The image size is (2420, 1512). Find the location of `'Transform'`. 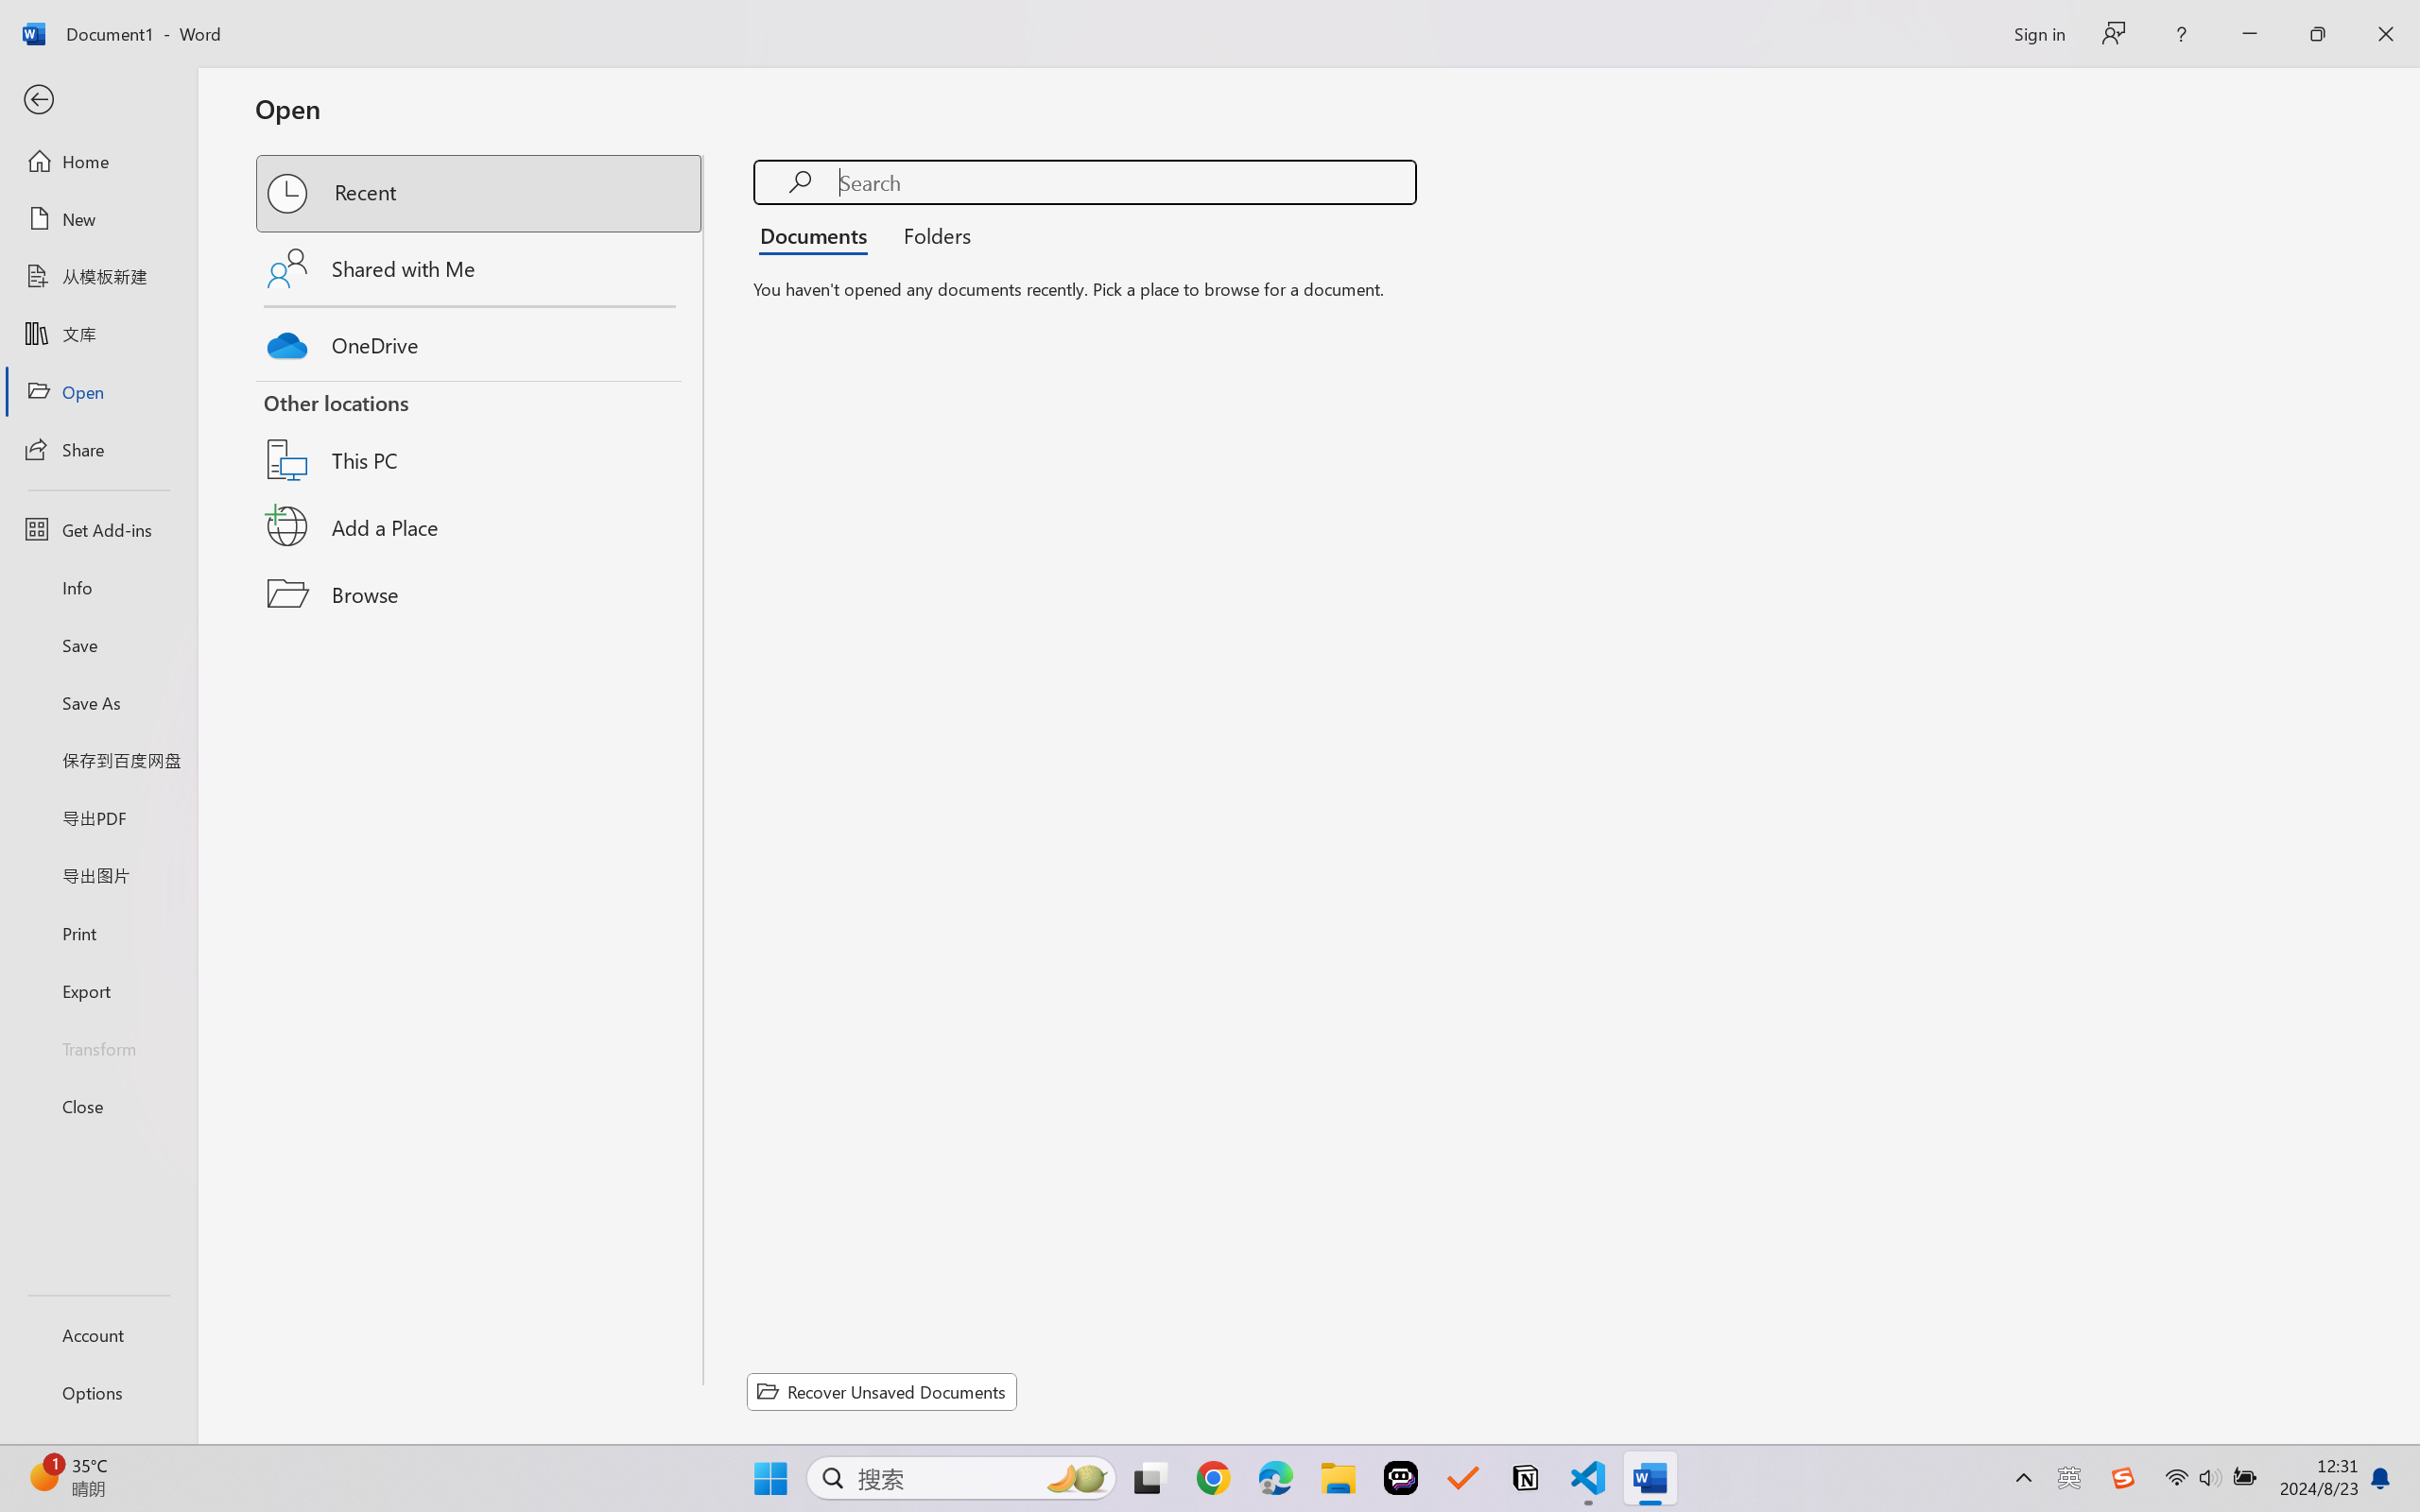

'Transform' is located at coordinates (97, 1046).